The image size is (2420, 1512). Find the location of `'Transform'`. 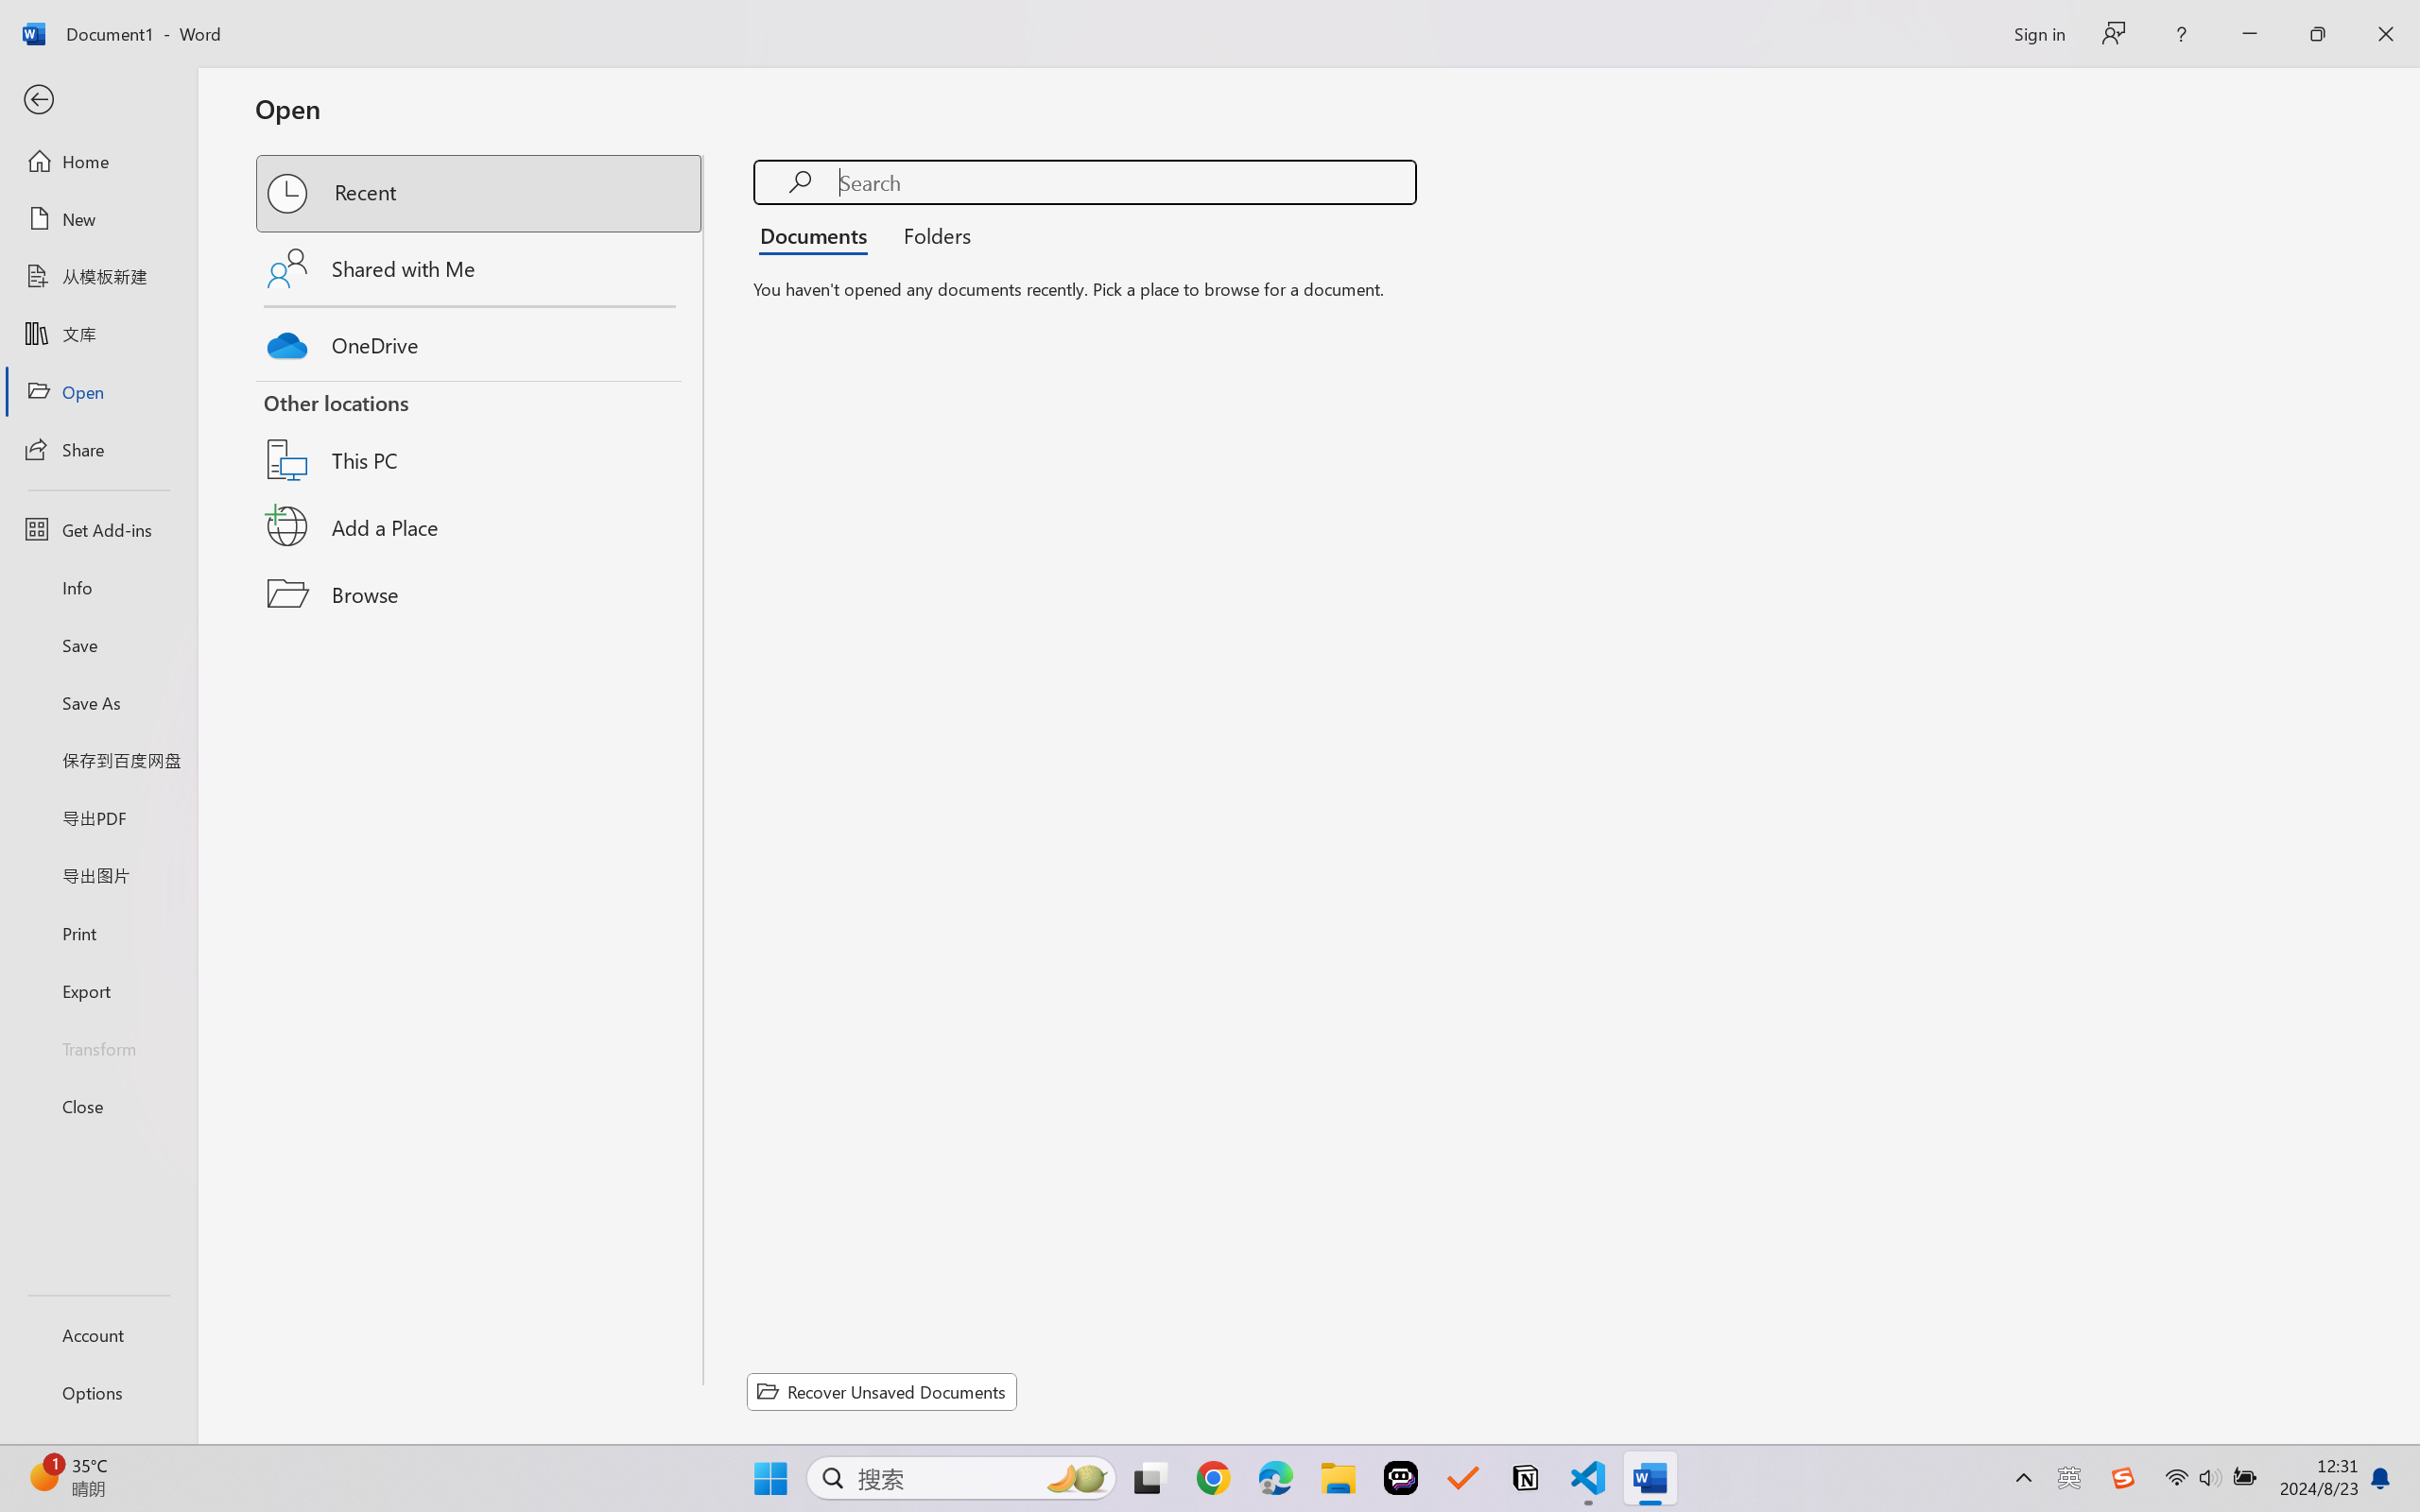

'Transform' is located at coordinates (97, 1046).